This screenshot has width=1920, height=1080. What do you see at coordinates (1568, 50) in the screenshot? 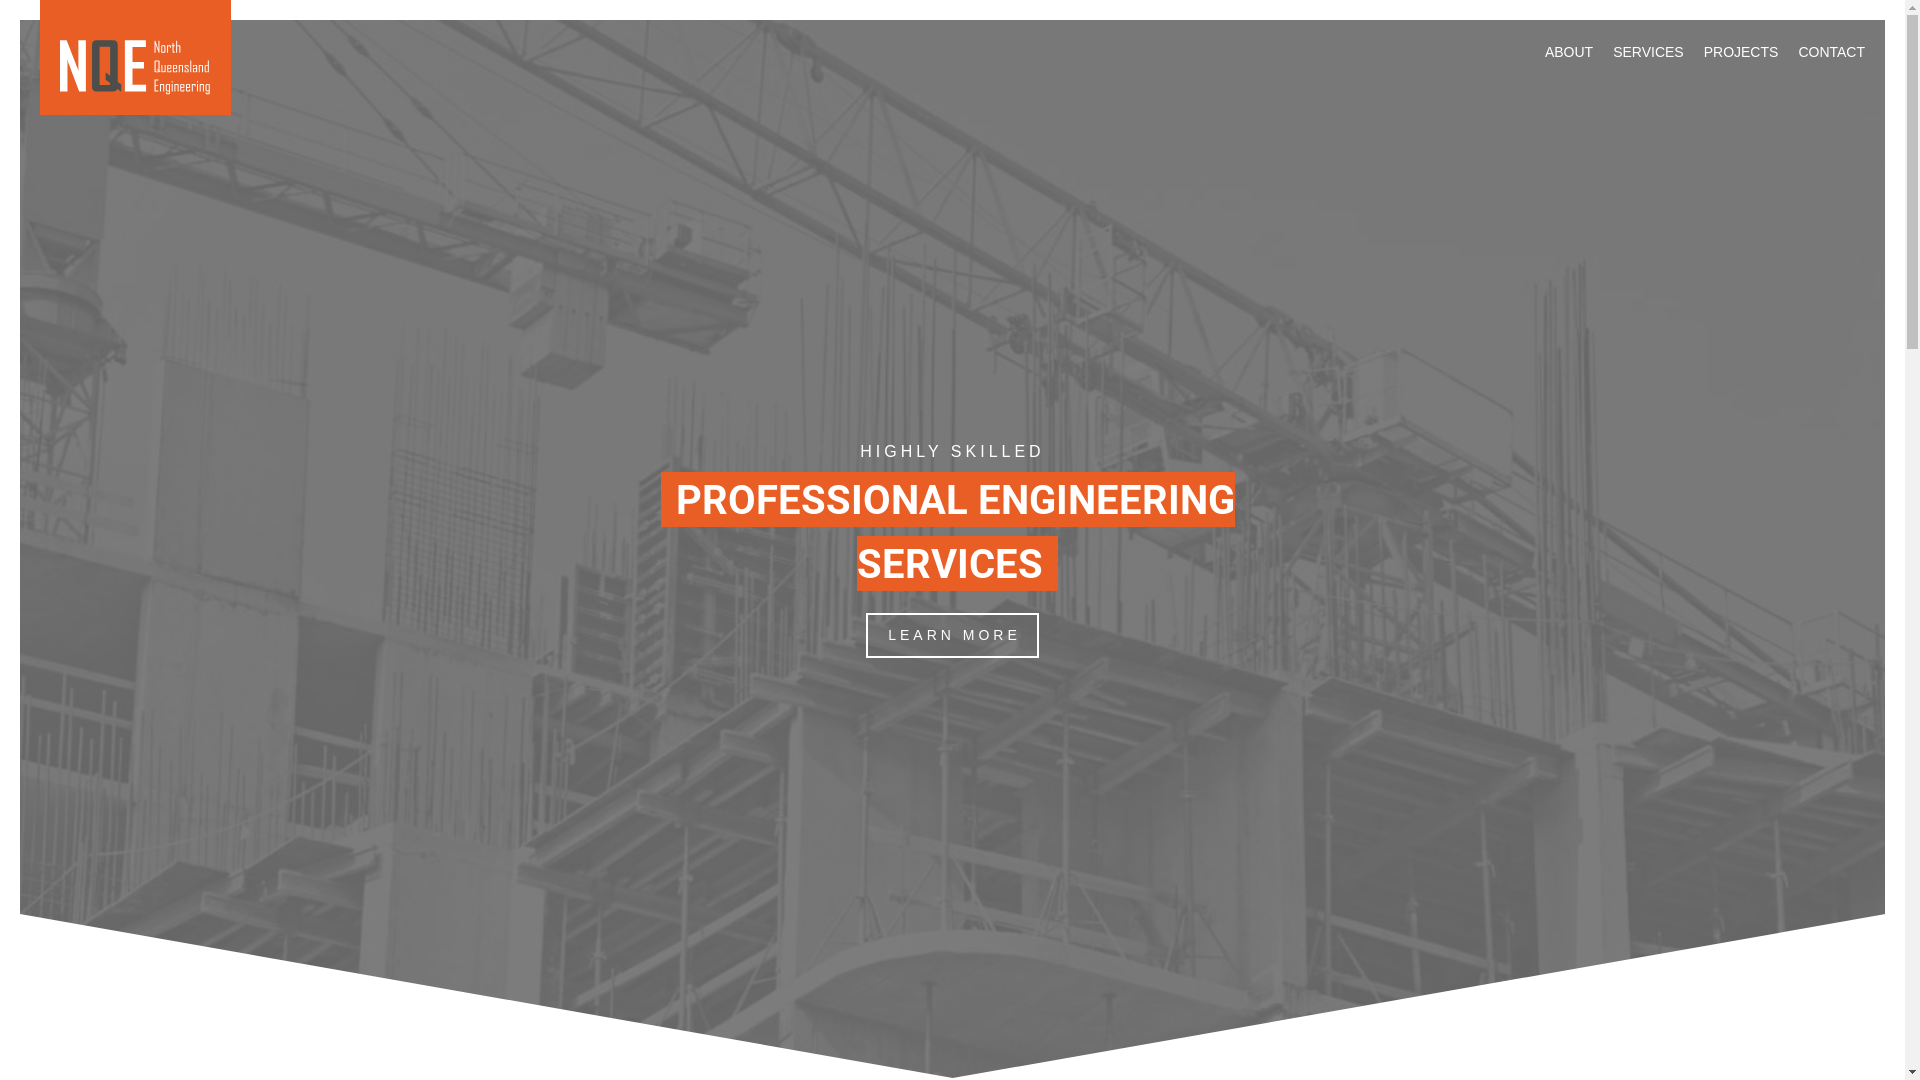
I see `'ABOUT'` at bounding box center [1568, 50].